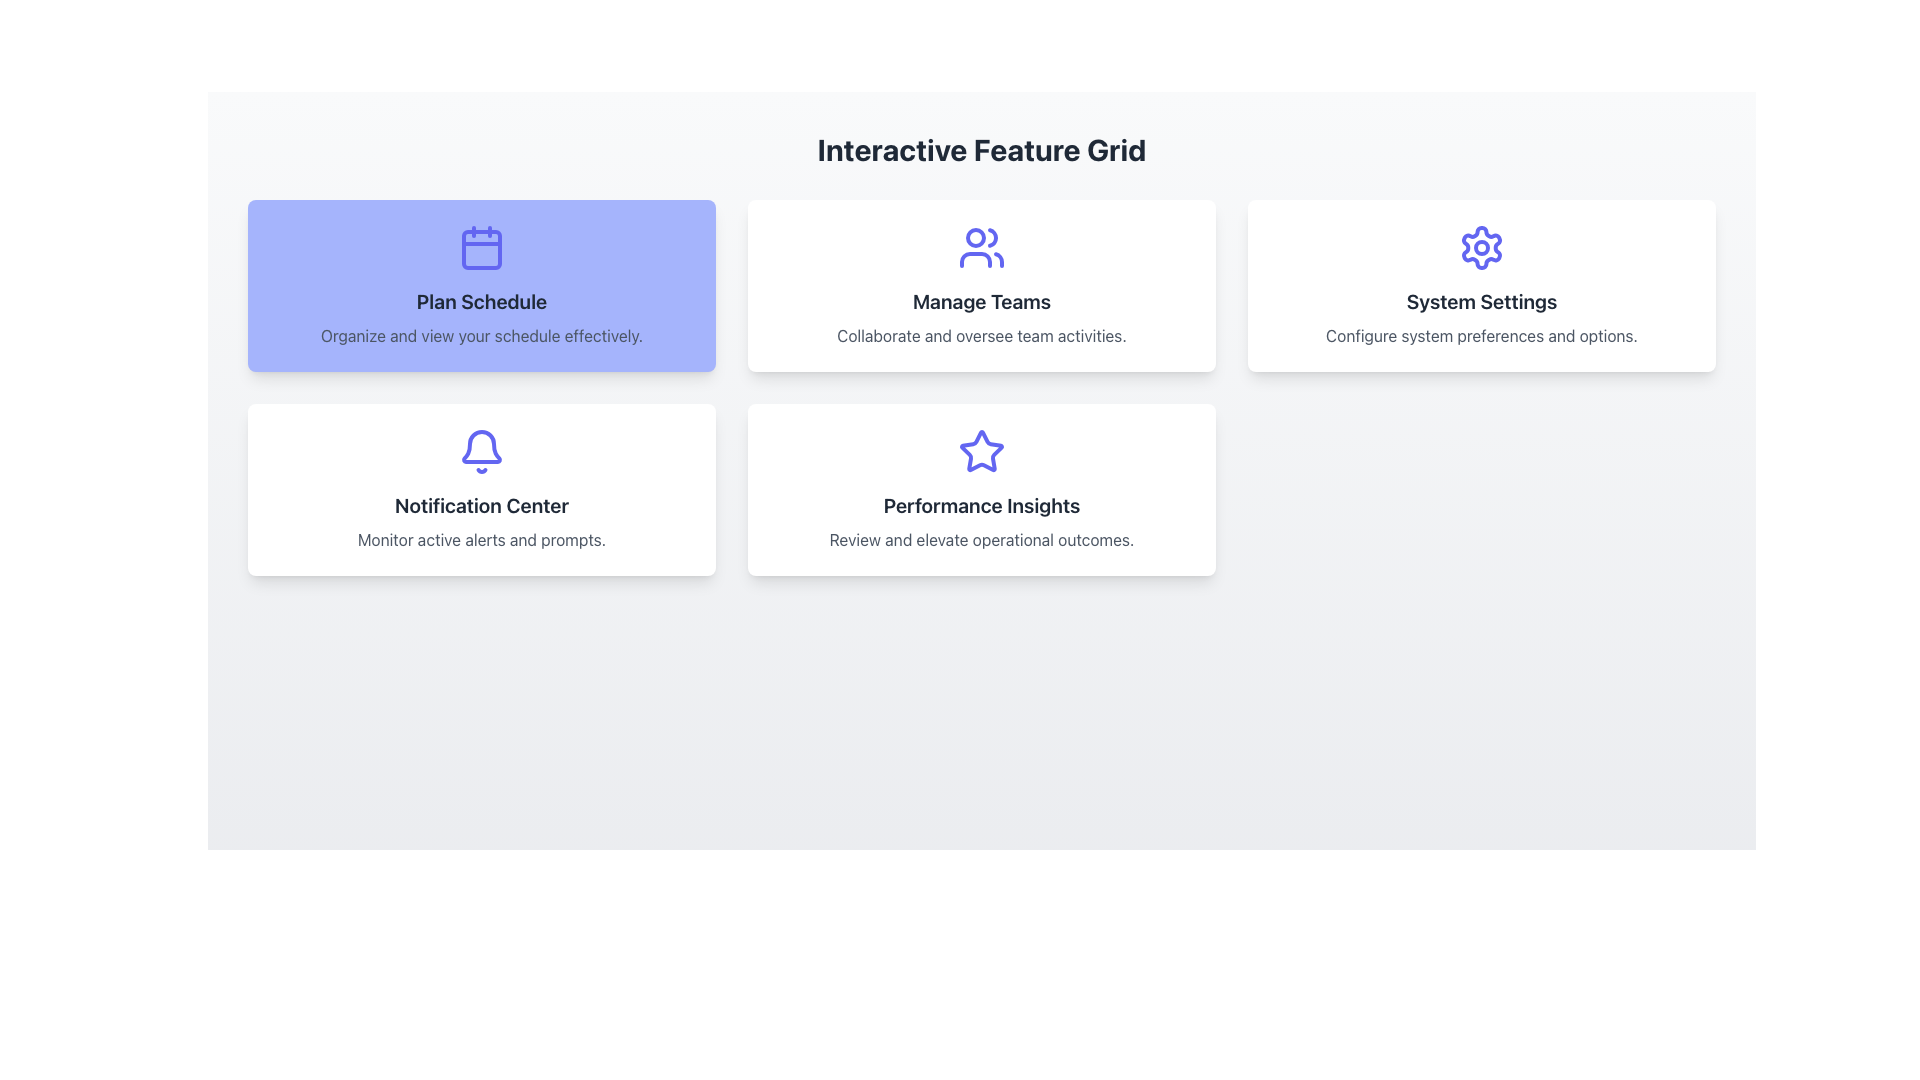  What do you see at coordinates (982, 504) in the screenshot?
I see `static text label displaying 'Performance Insights', which is styled in bold, large font and centered within a white card` at bounding box center [982, 504].